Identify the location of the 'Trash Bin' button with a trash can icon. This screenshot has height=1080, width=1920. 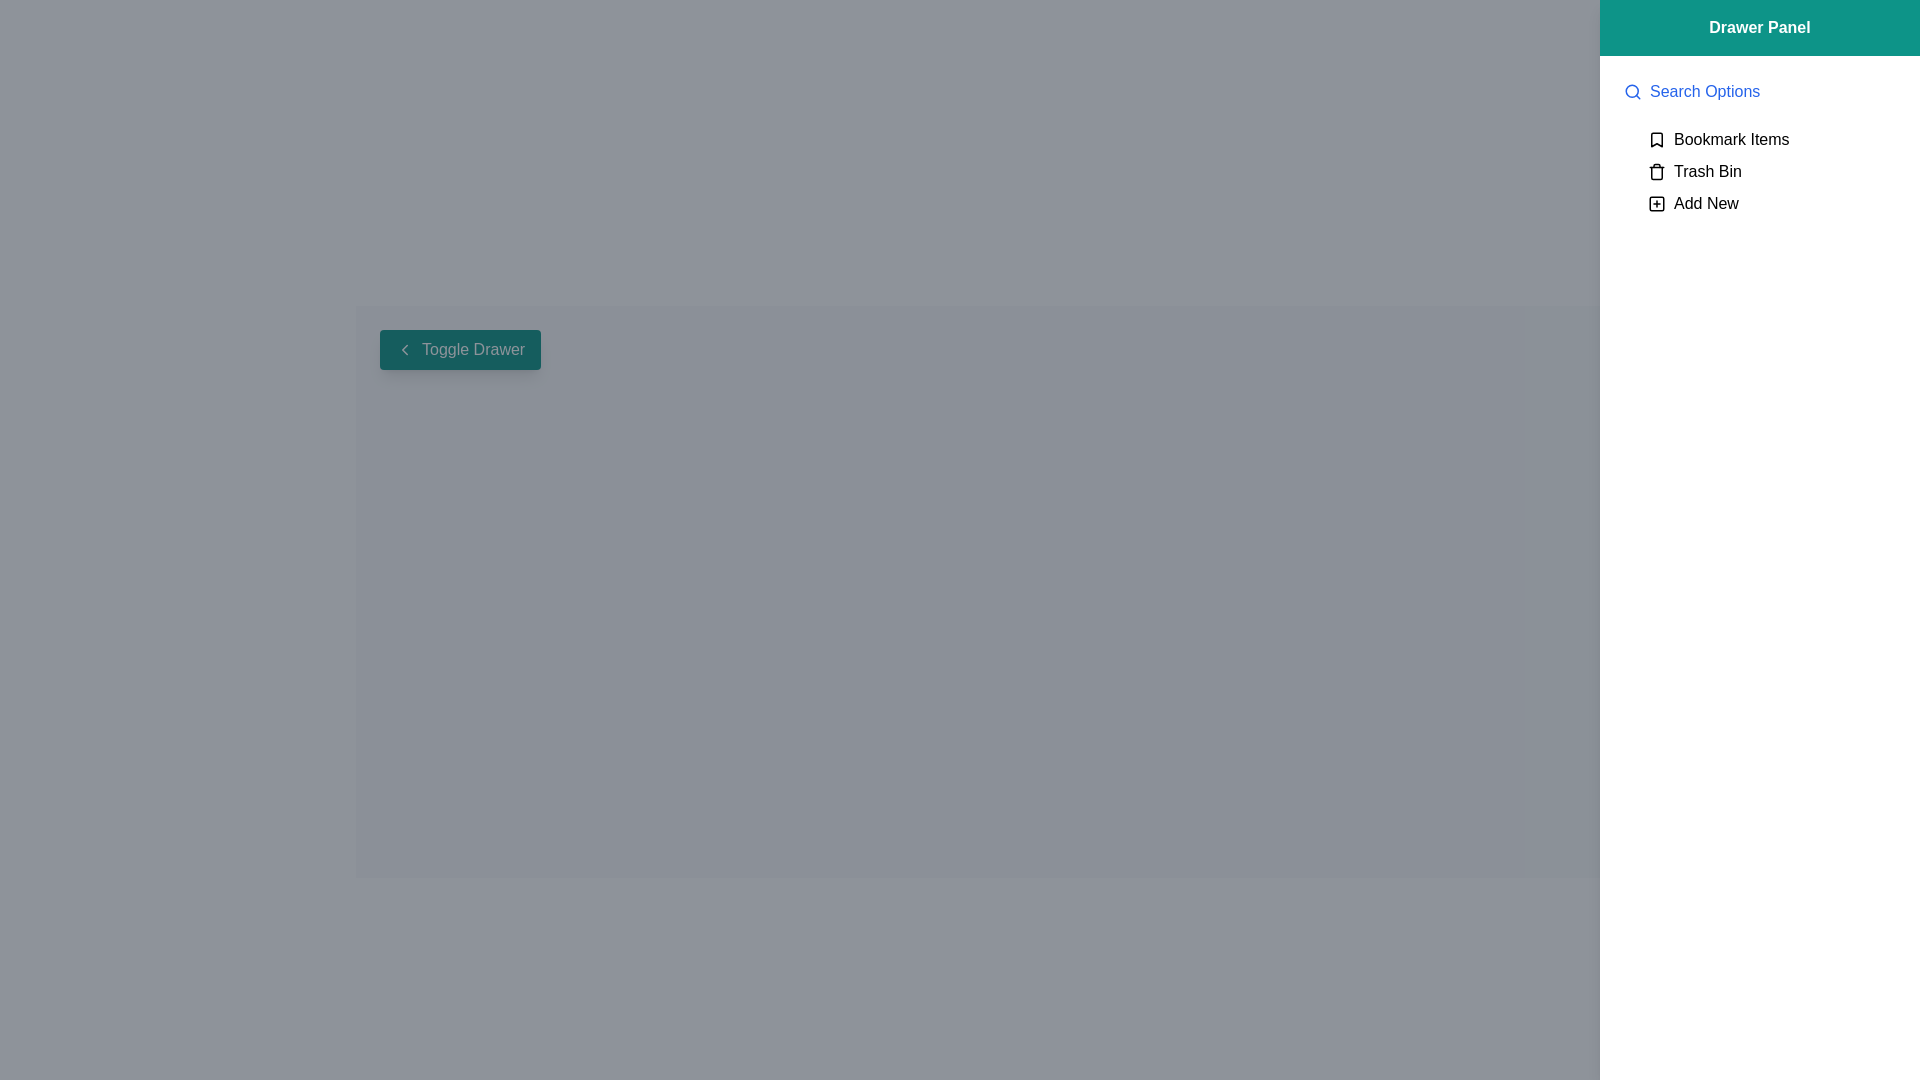
(1693, 171).